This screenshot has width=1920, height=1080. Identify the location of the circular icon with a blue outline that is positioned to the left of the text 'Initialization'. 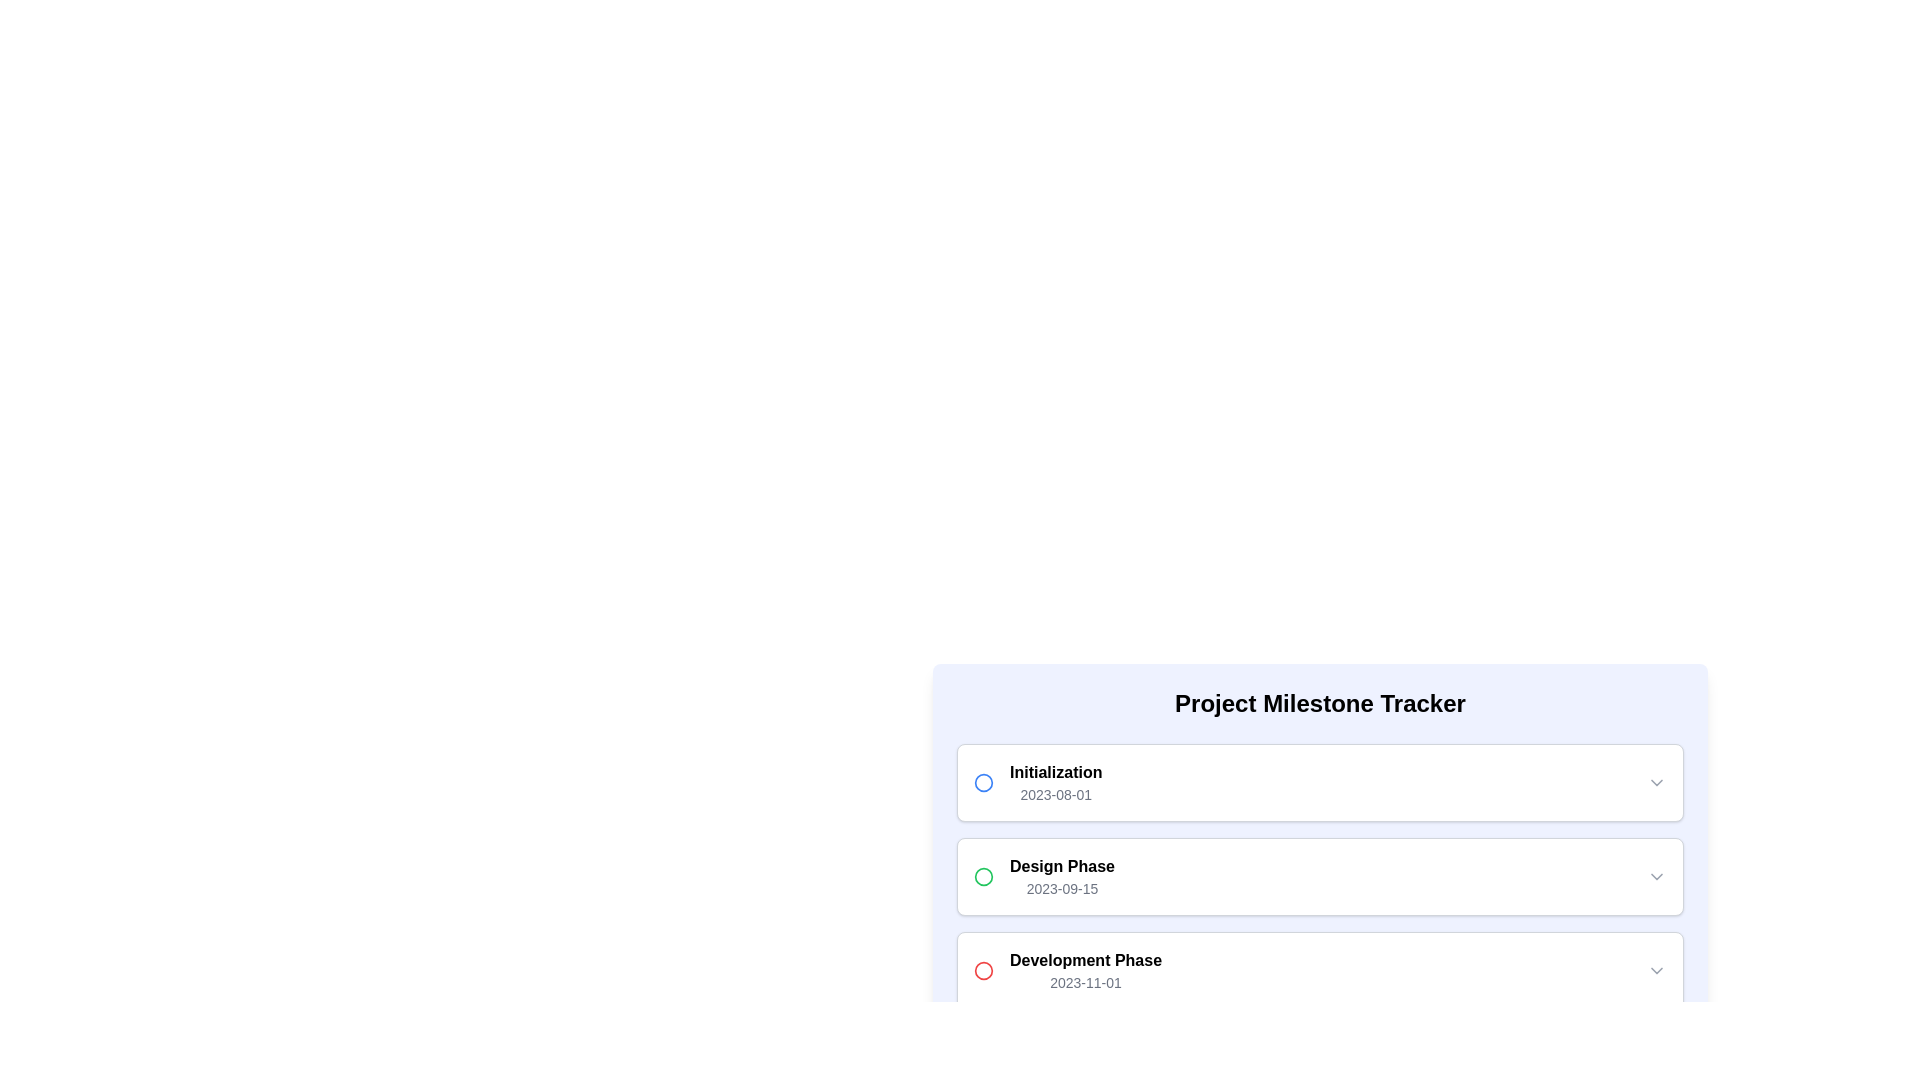
(983, 782).